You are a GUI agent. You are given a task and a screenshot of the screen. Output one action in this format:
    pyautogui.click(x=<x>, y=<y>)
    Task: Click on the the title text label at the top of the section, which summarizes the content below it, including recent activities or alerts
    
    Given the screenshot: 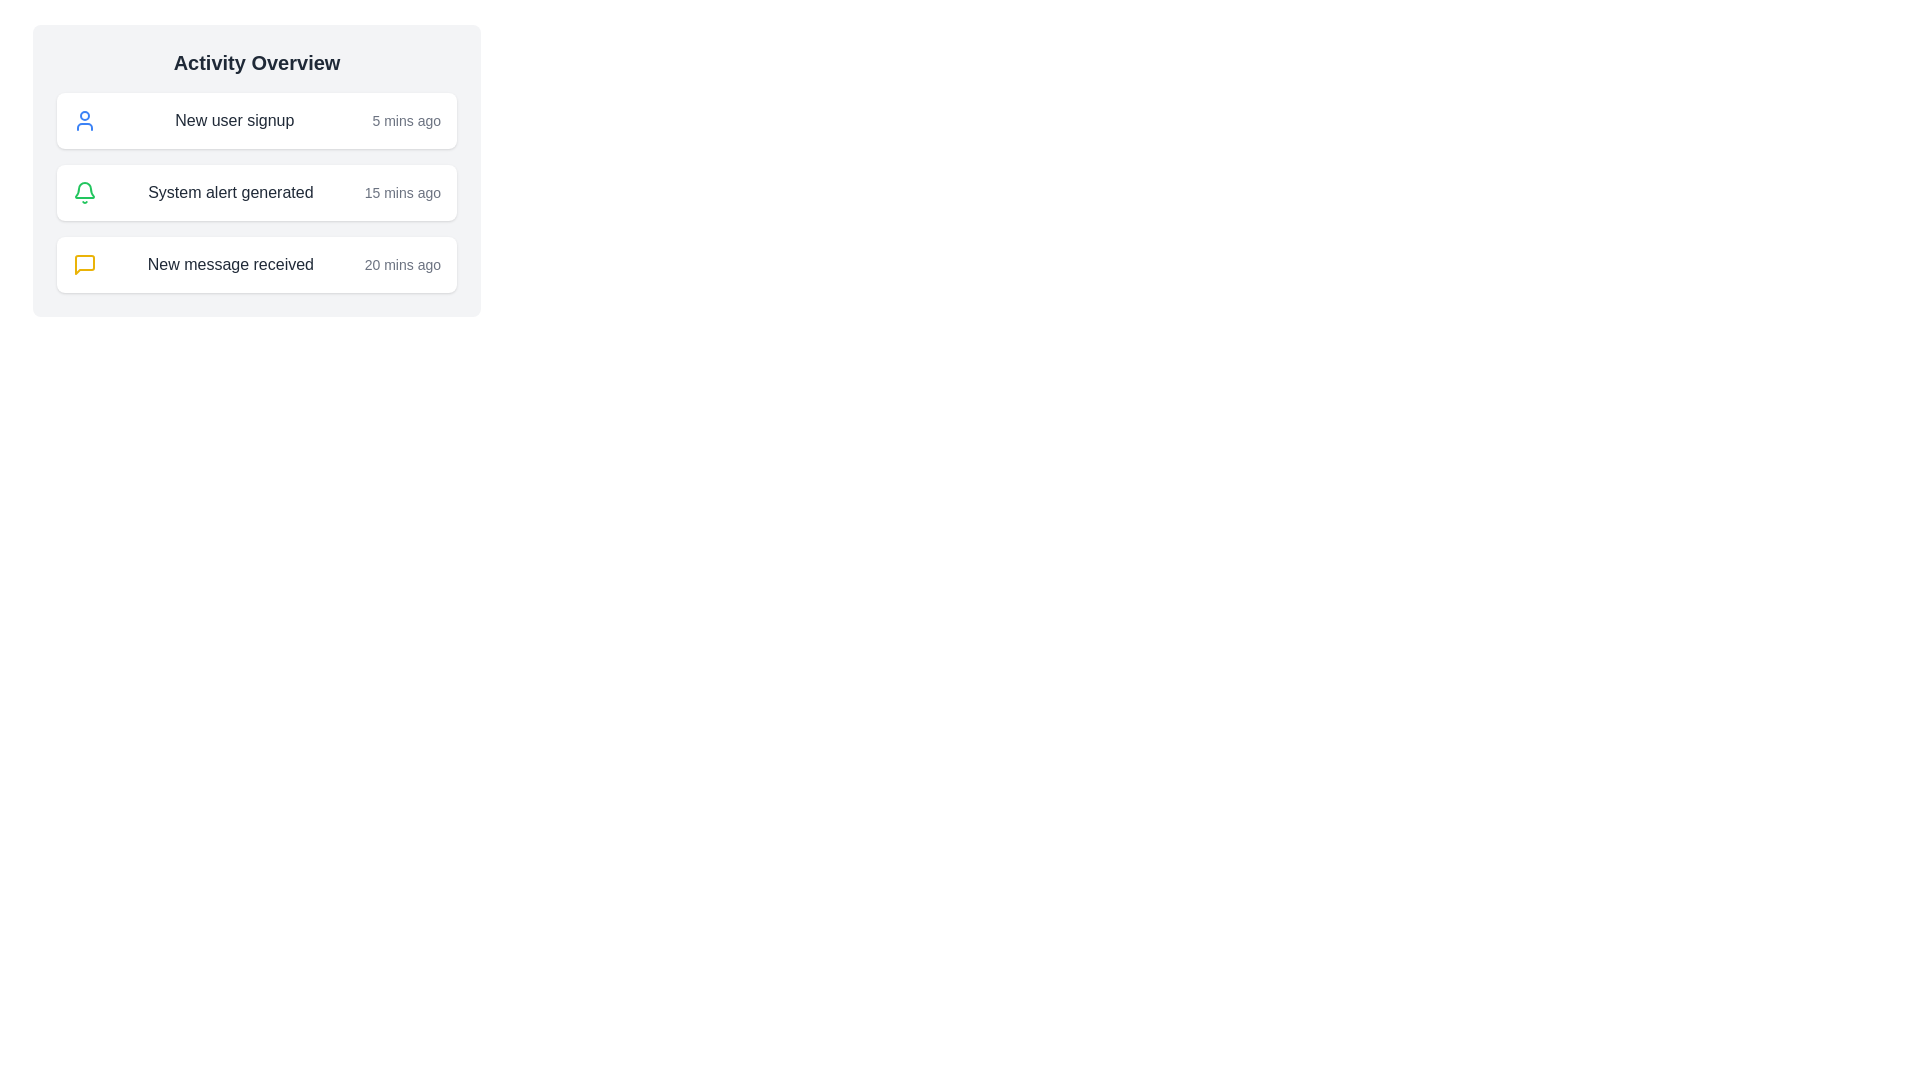 What is the action you would take?
    pyautogui.click(x=256, y=61)
    